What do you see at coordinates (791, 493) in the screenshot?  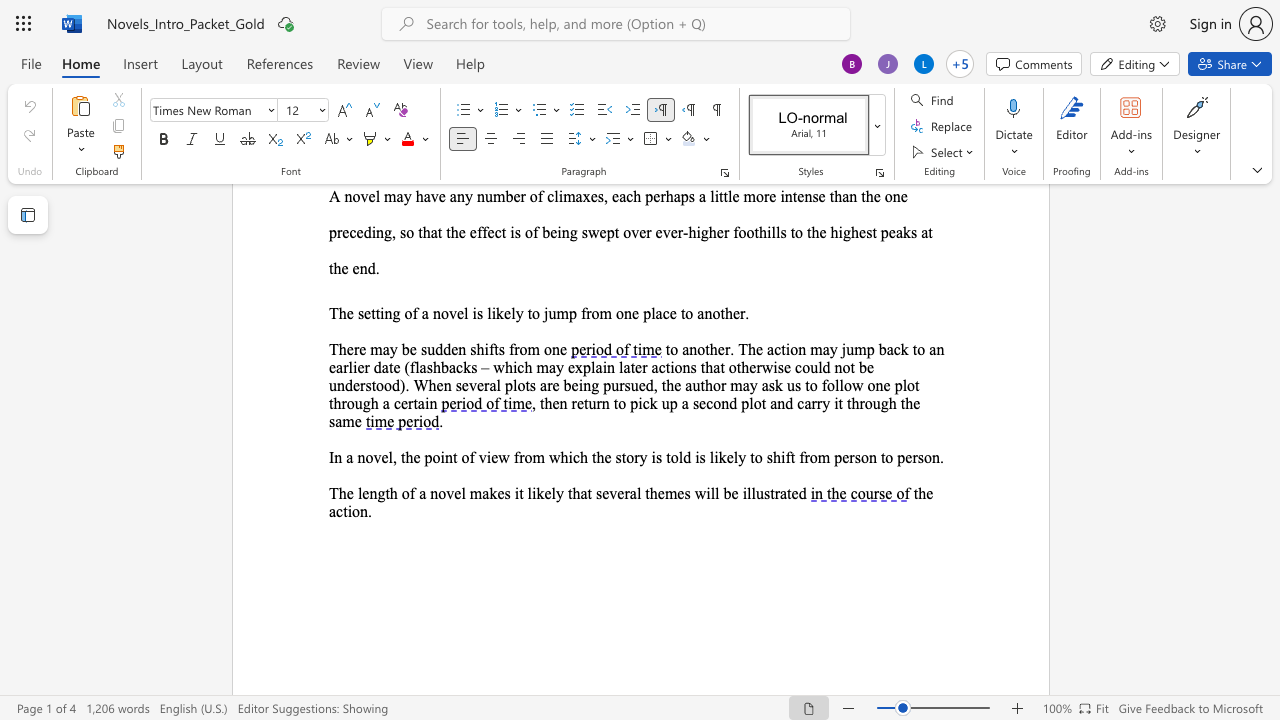 I see `the space between the continuous character "t" and "e" in the text` at bounding box center [791, 493].